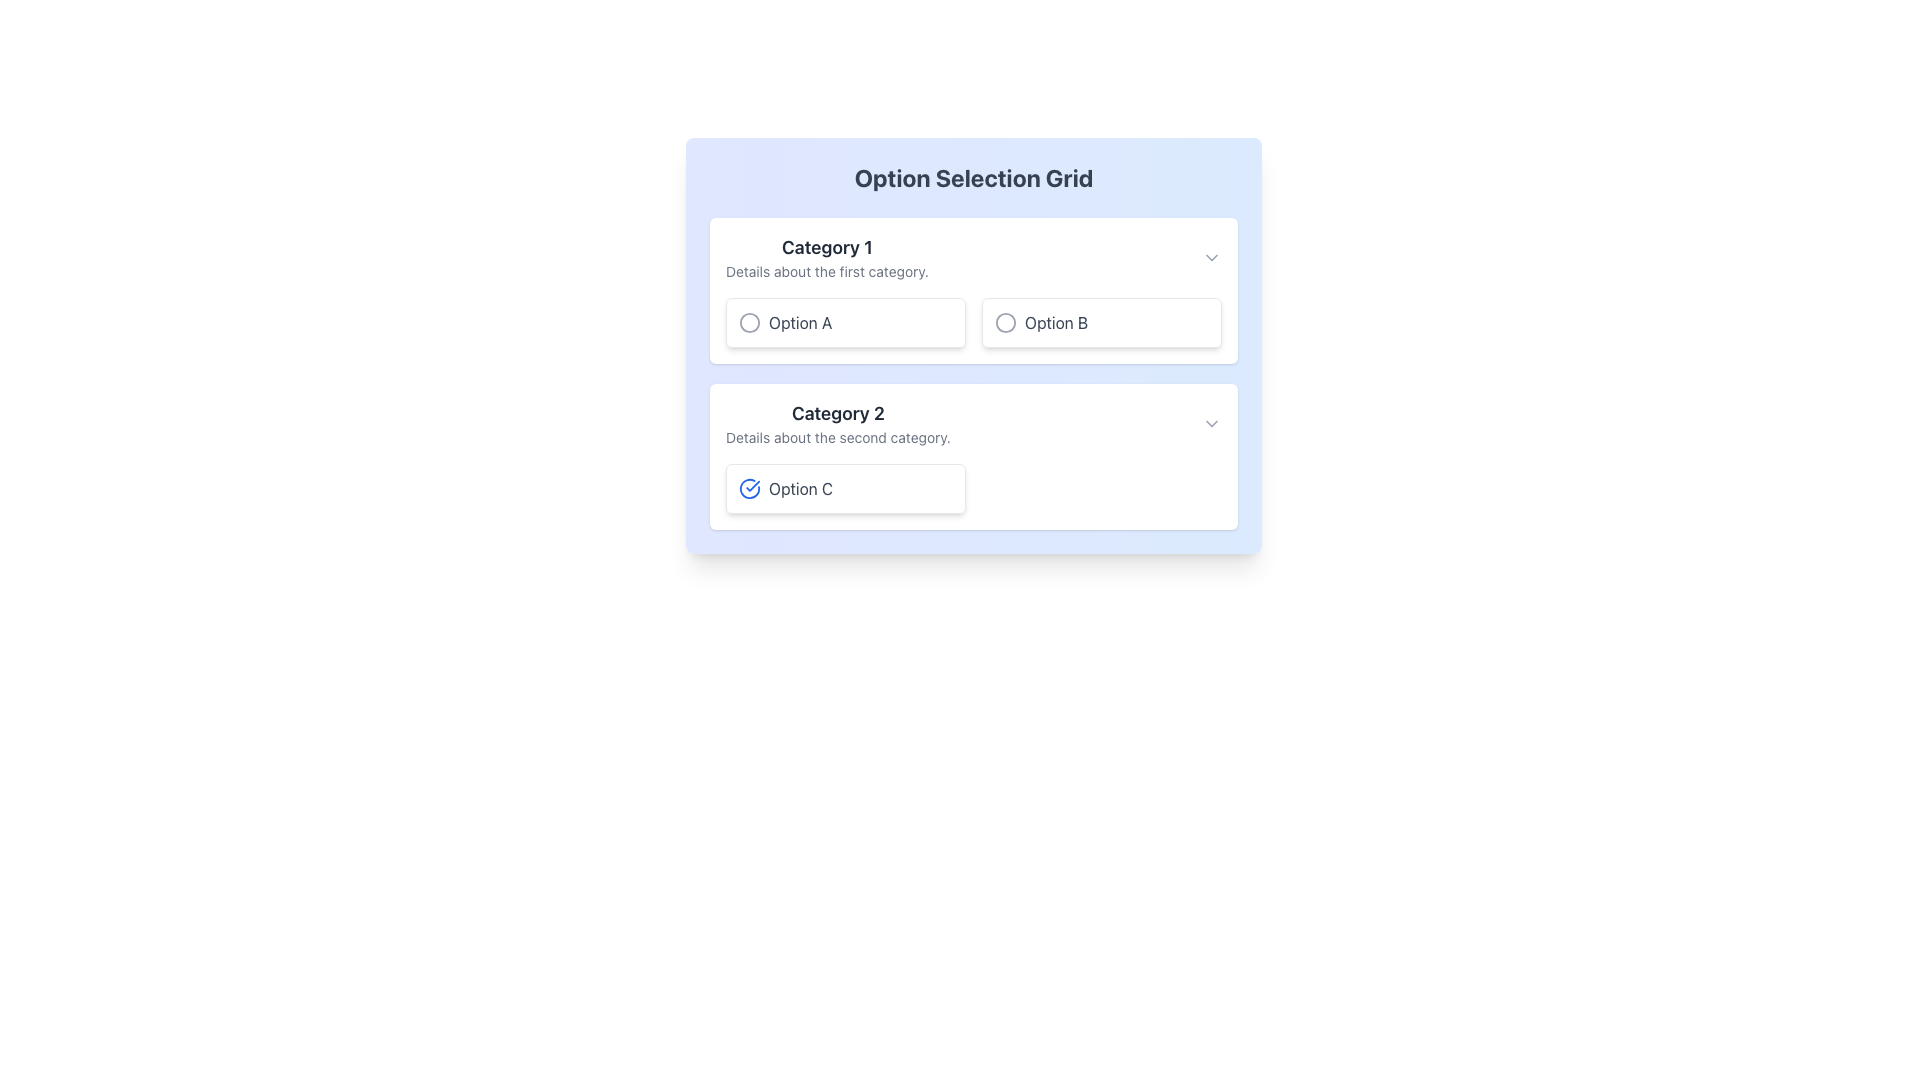 The width and height of the screenshot is (1920, 1080). Describe the element at coordinates (748, 322) in the screenshot. I see `the circular icon with a gray outline representing an unselected status, located to the left of the text labeled 'Option A'` at that location.